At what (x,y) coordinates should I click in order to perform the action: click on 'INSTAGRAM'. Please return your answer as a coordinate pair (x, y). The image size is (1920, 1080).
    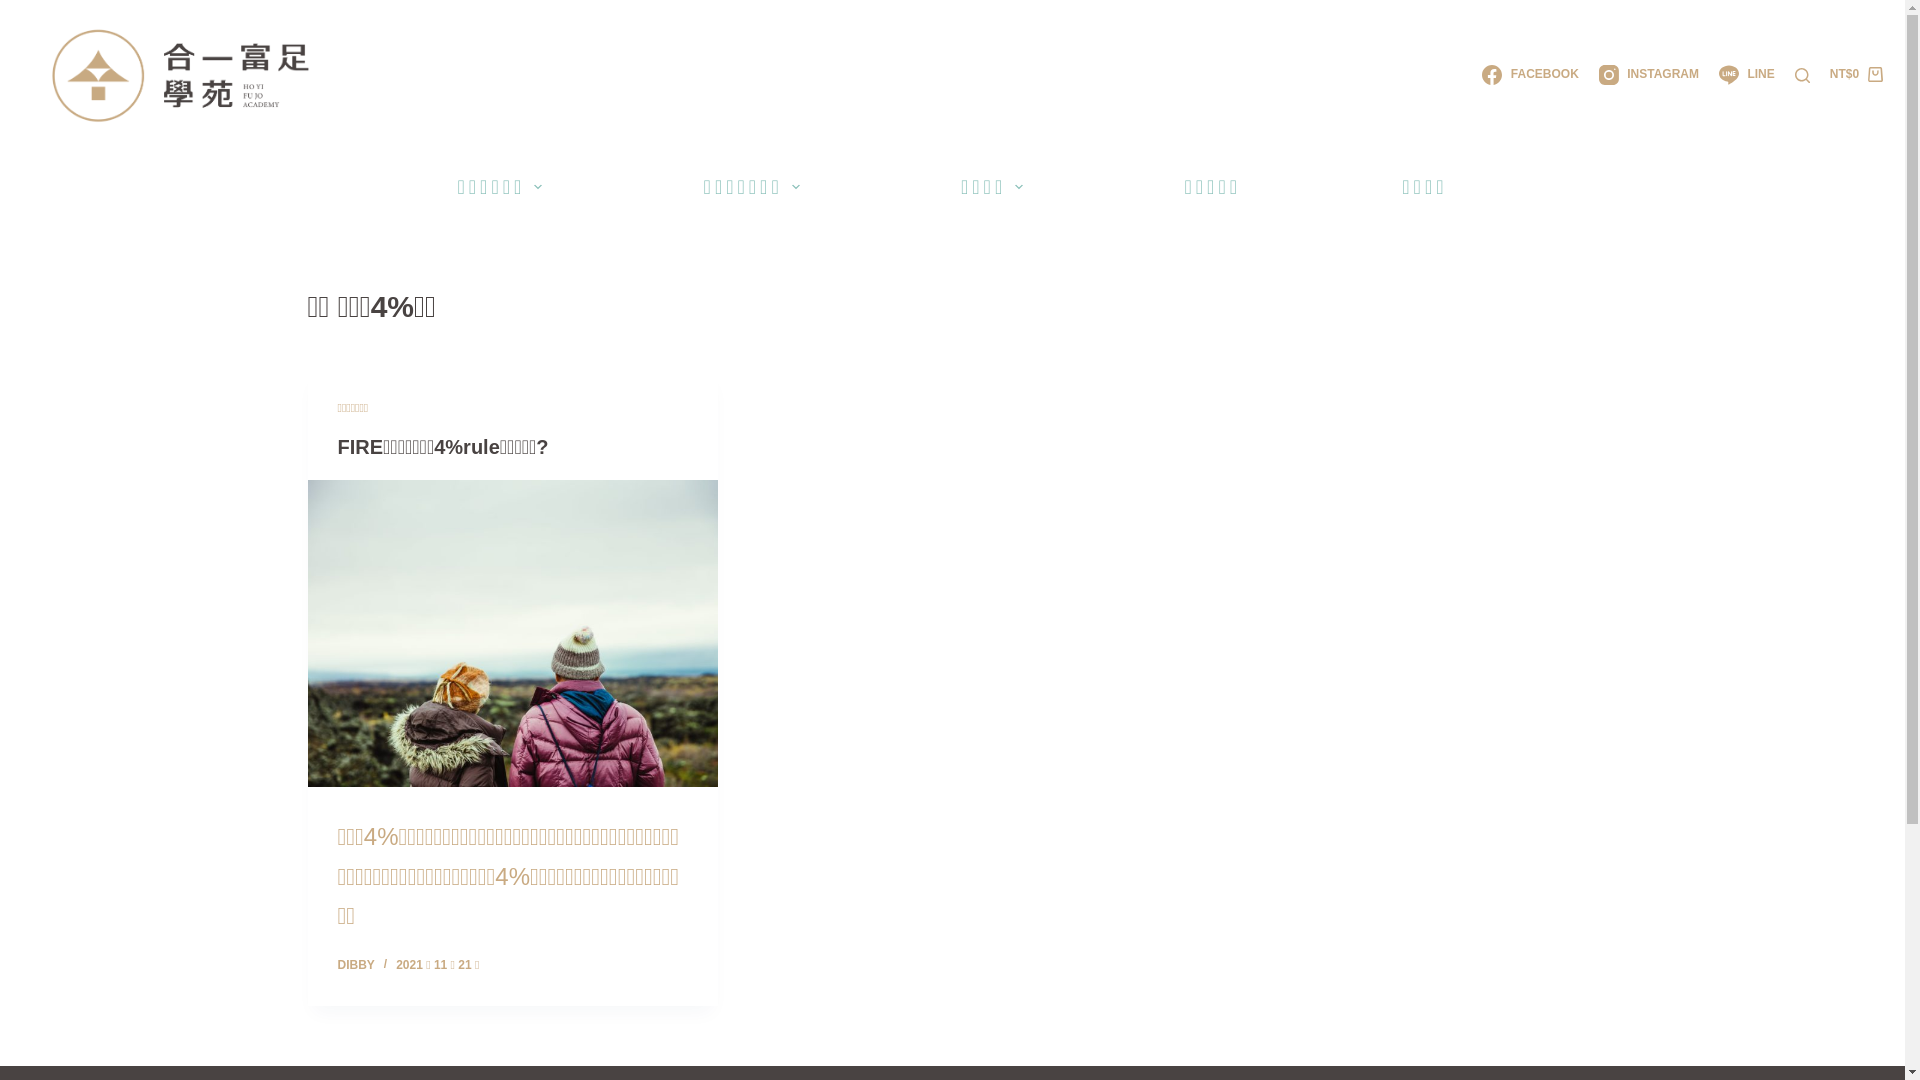
    Looking at the image, I should click on (1649, 73).